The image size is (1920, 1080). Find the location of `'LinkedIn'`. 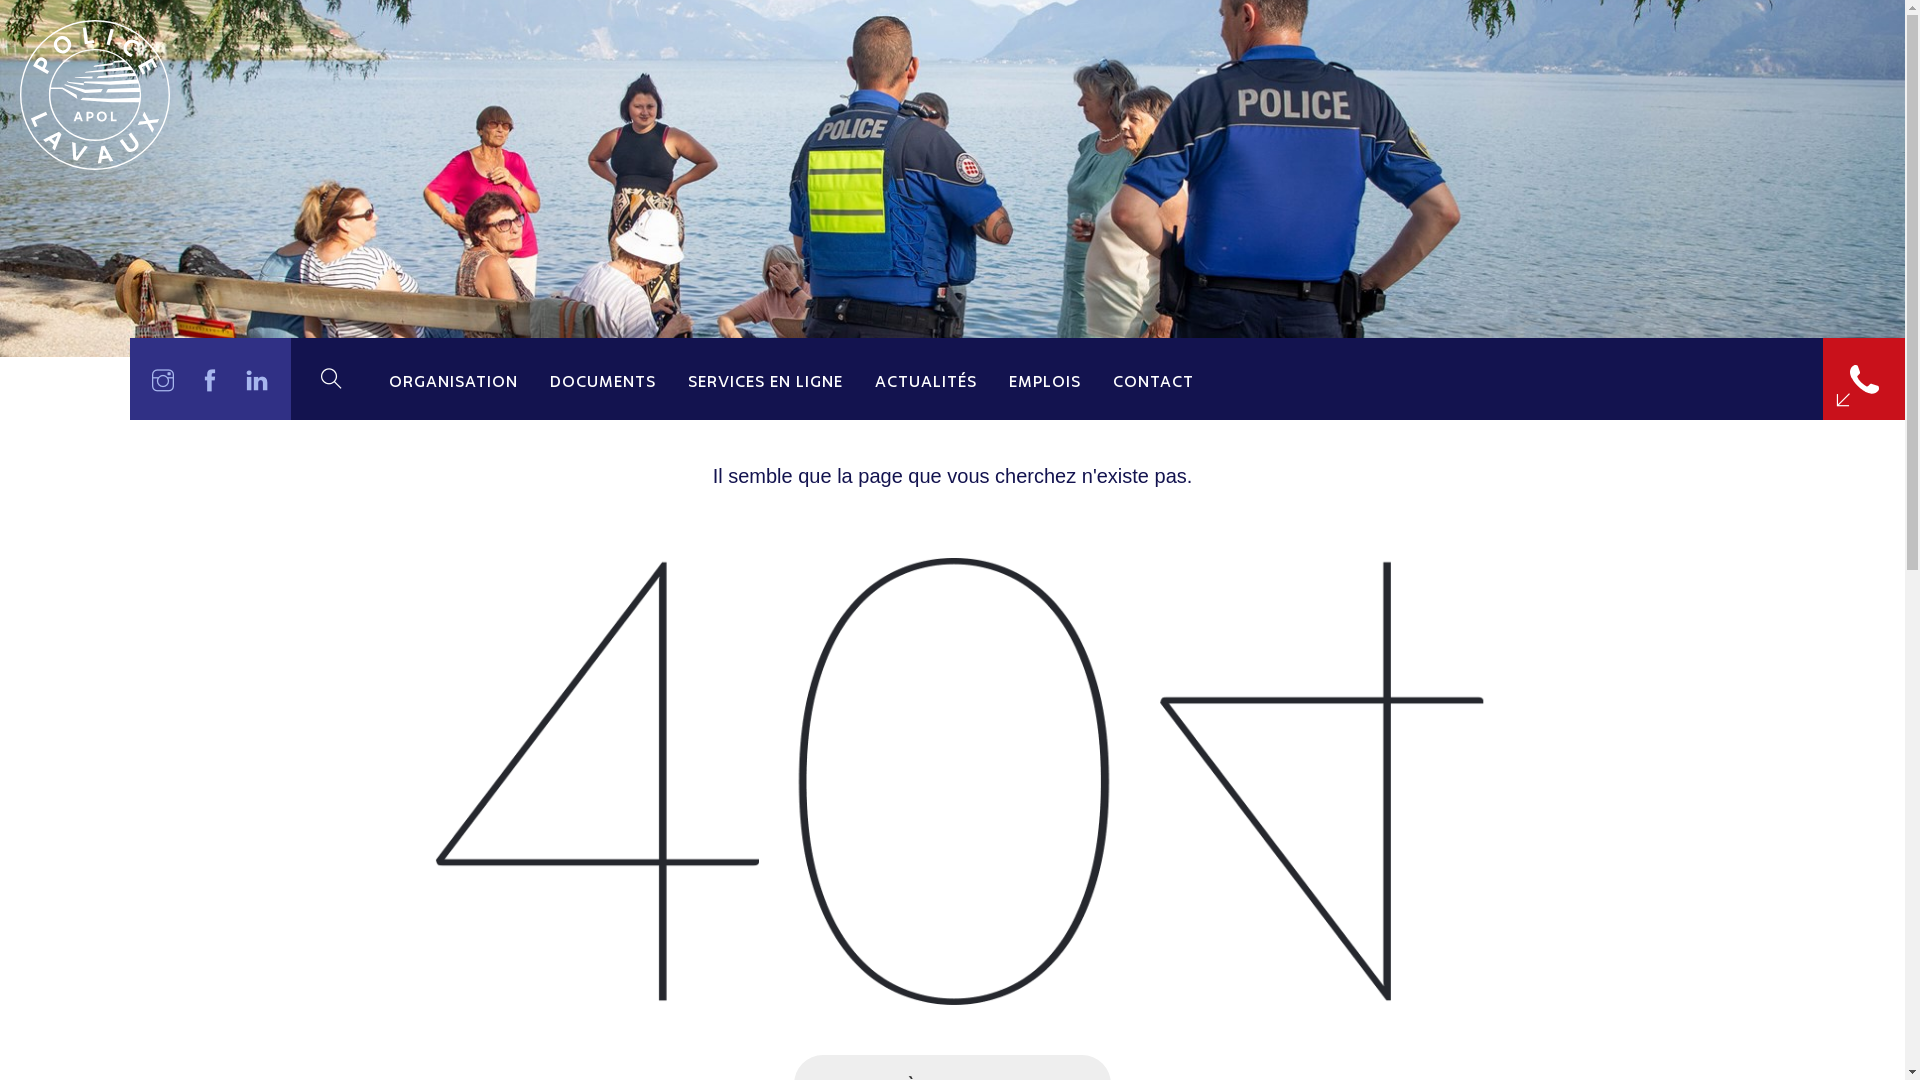

'LinkedIn' is located at coordinates (256, 378).